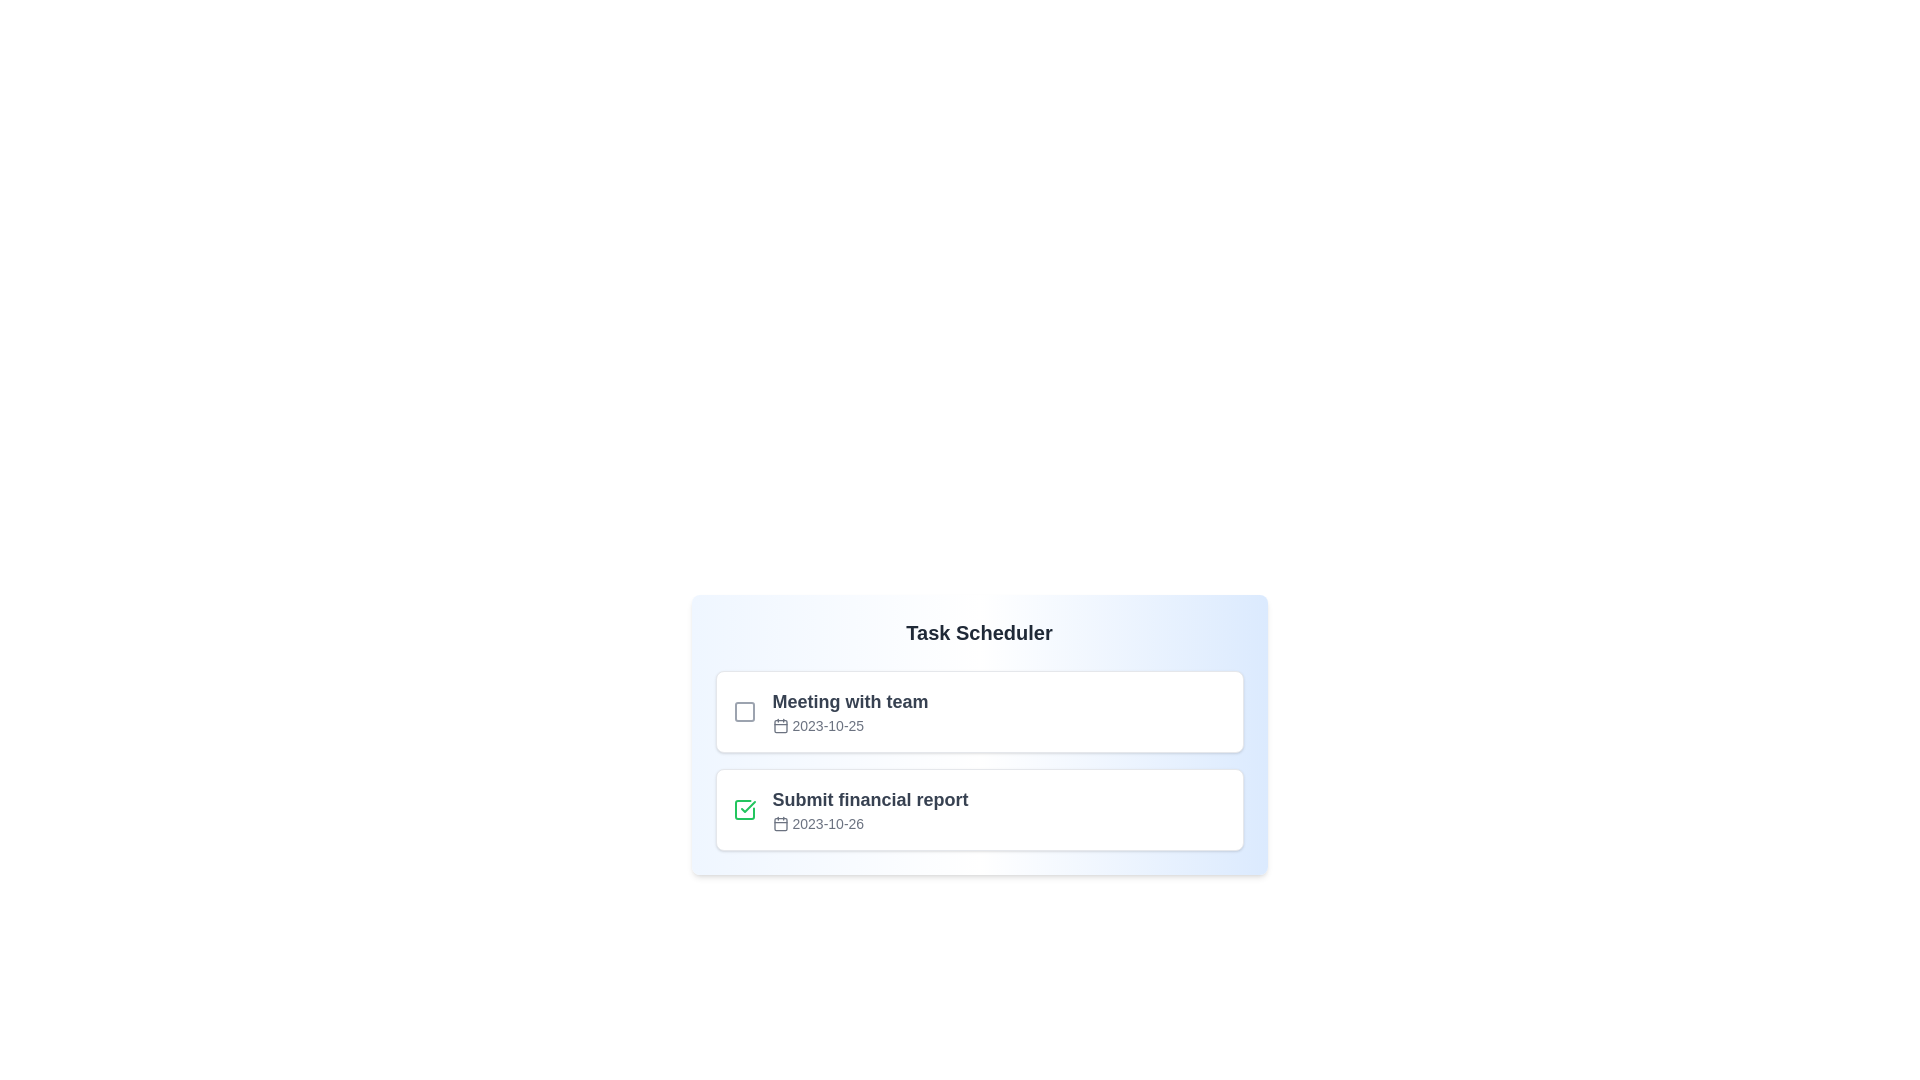 The image size is (1920, 1080). Describe the element at coordinates (743, 810) in the screenshot. I see `the checkbox with a green checkmark icon that marks the task 'Submit financial report' as completed or uncompleted` at that location.